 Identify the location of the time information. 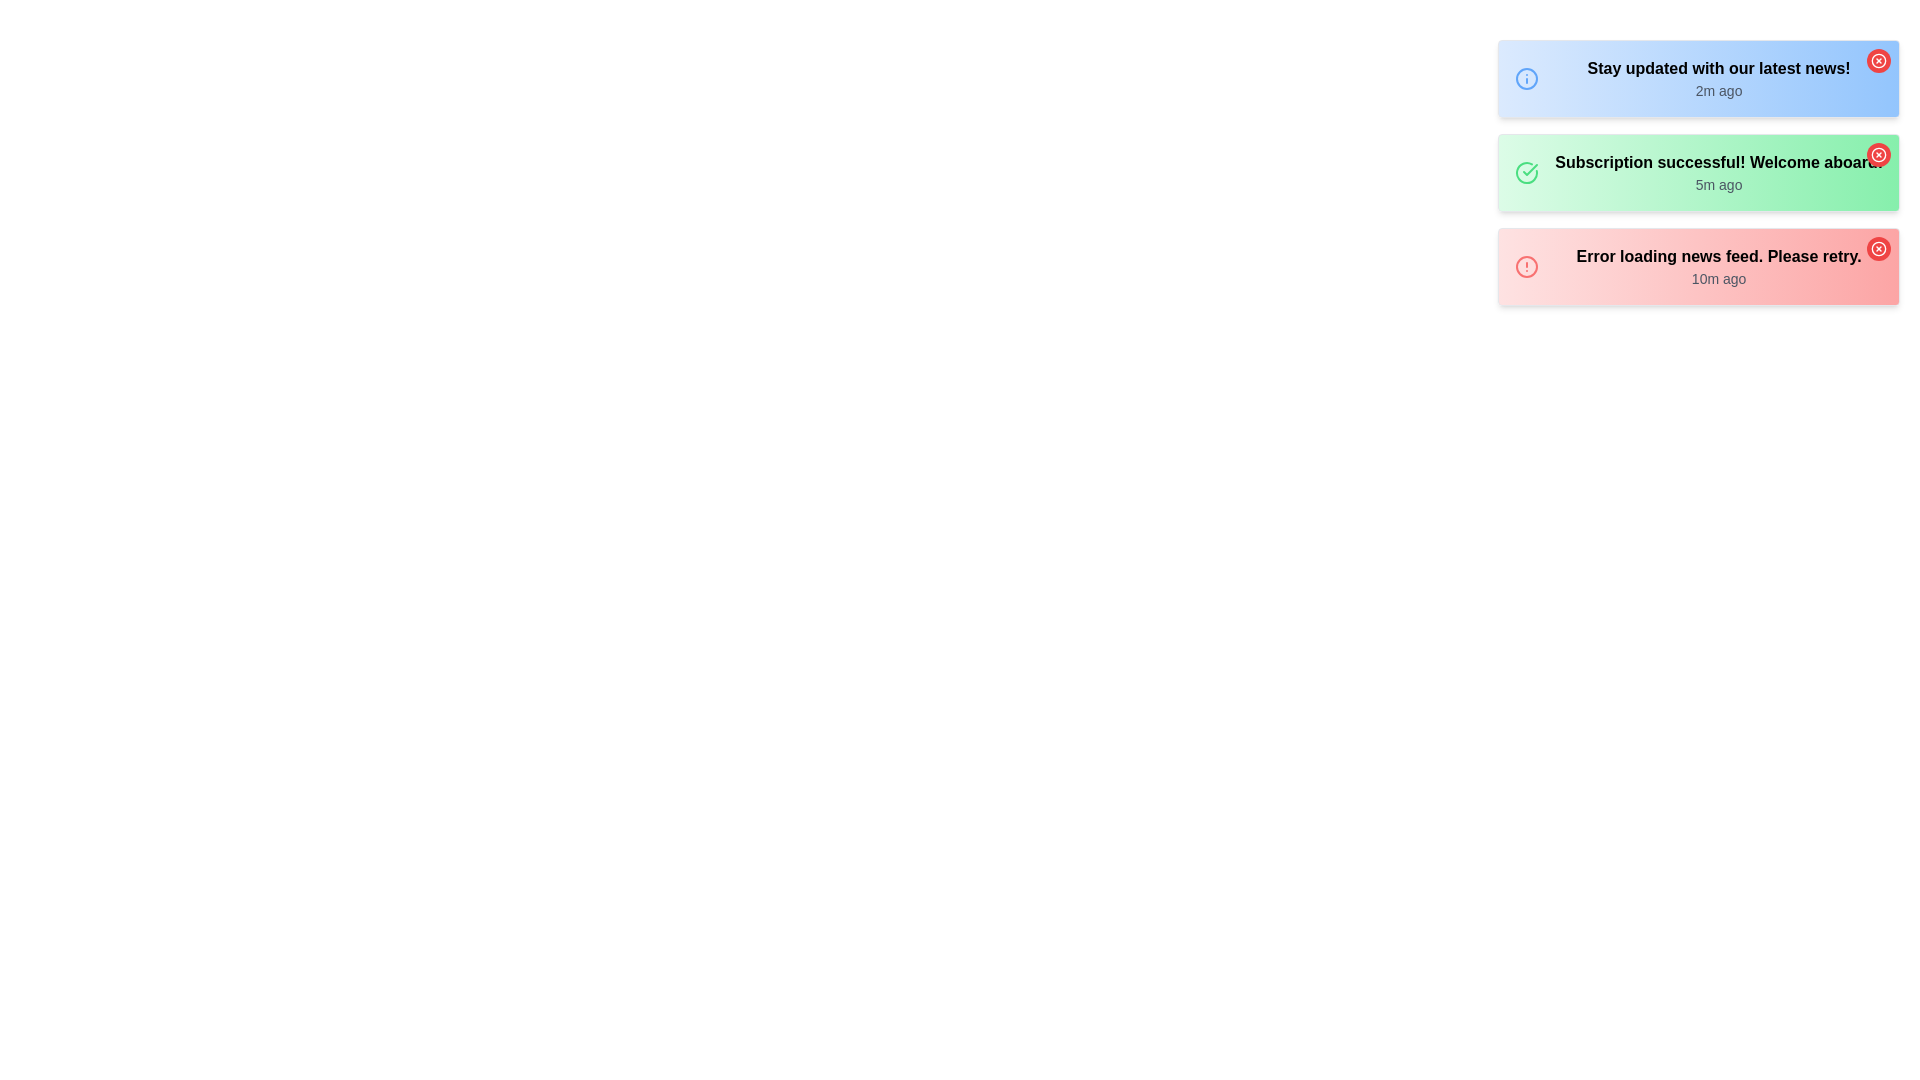
(1718, 172).